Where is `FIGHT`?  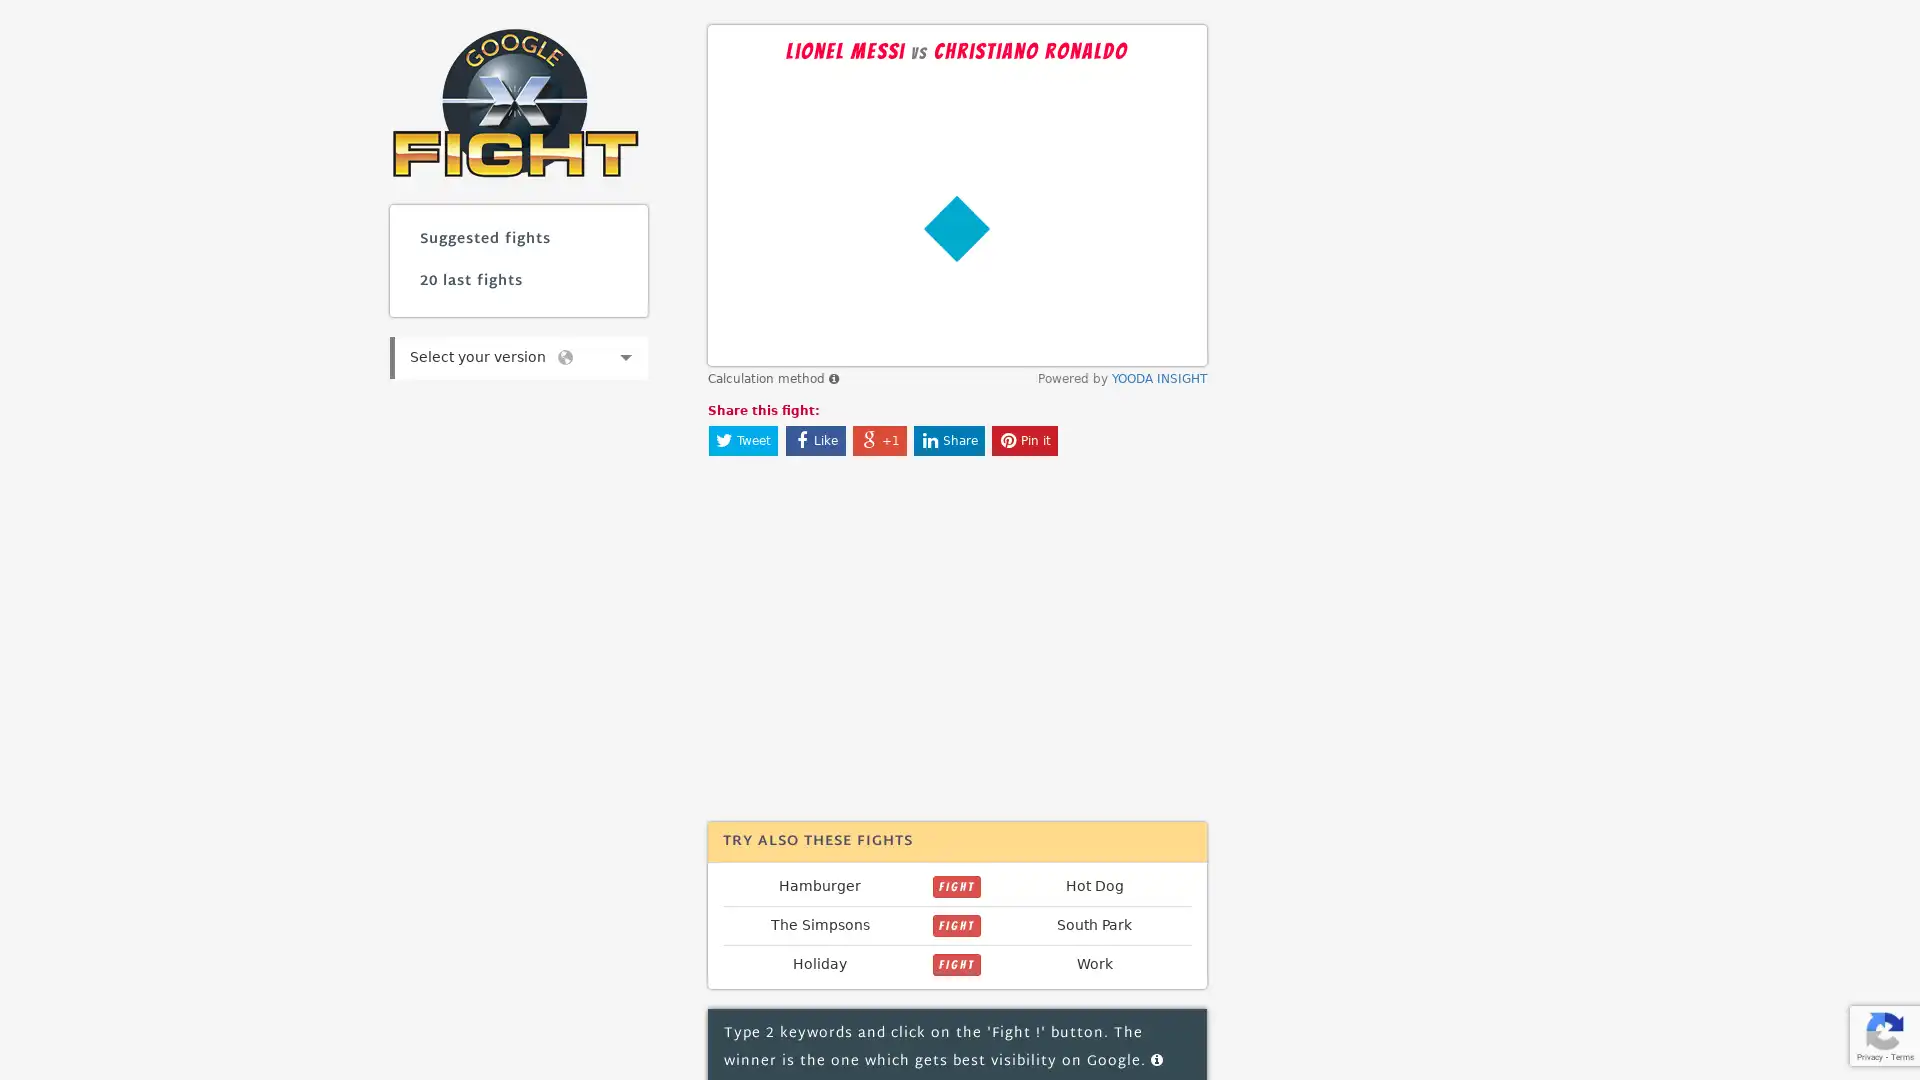 FIGHT is located at coordinates (955, 963).